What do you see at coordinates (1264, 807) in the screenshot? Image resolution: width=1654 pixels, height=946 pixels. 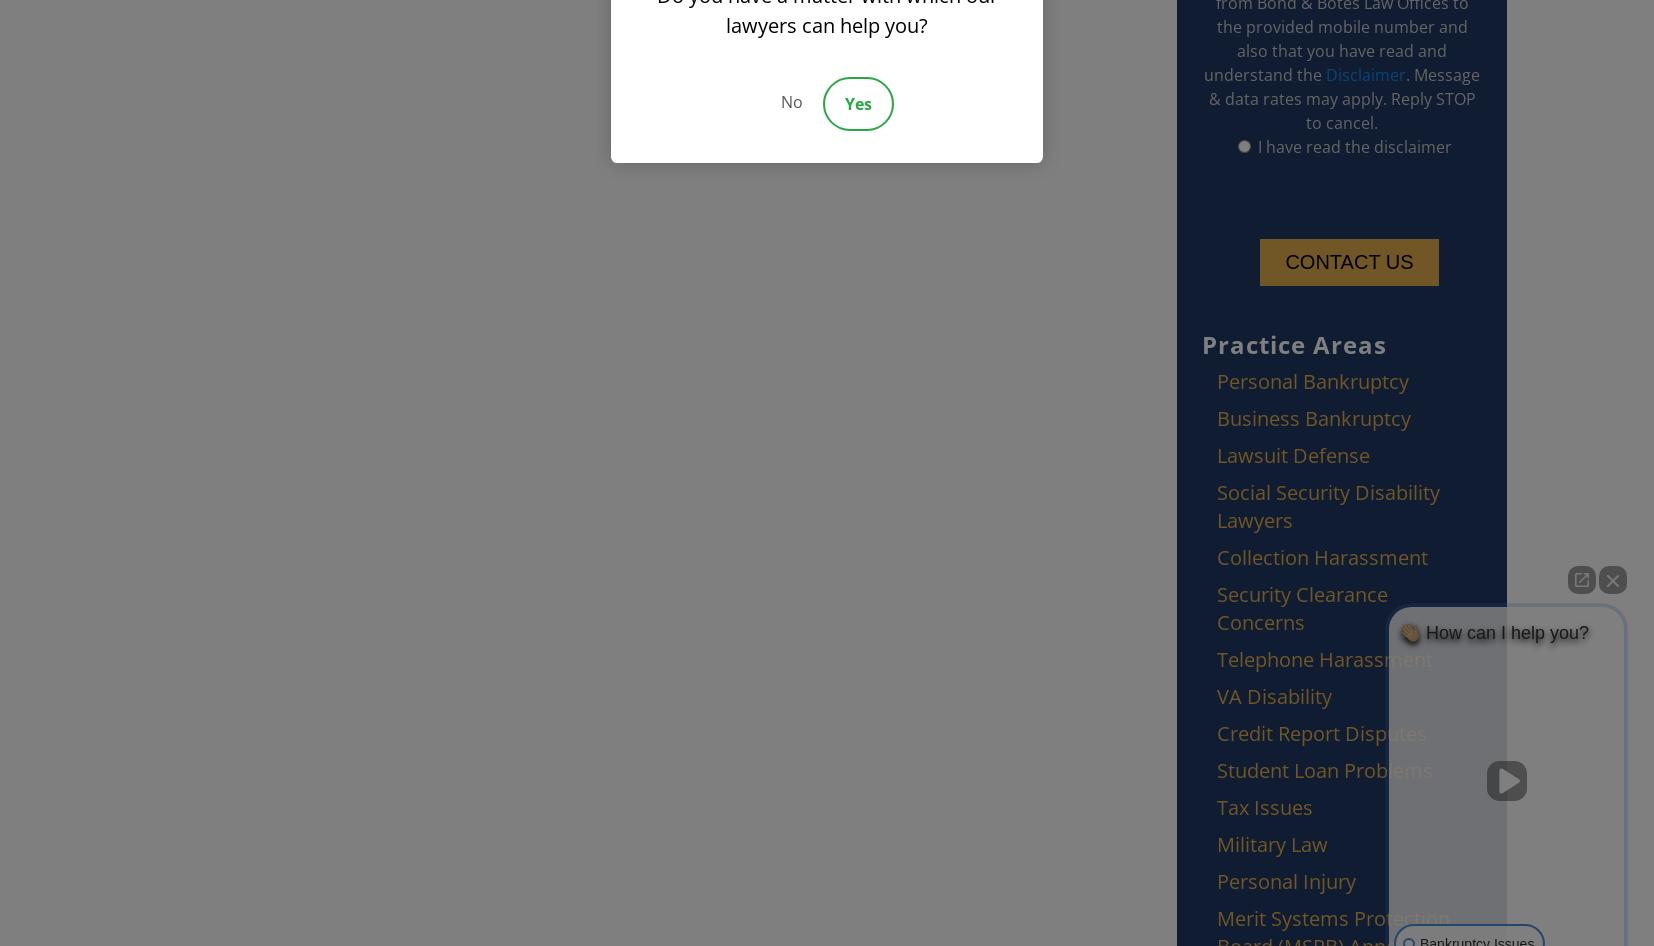 I see `'Tax Issues'` at bounding box center [1264, 807].